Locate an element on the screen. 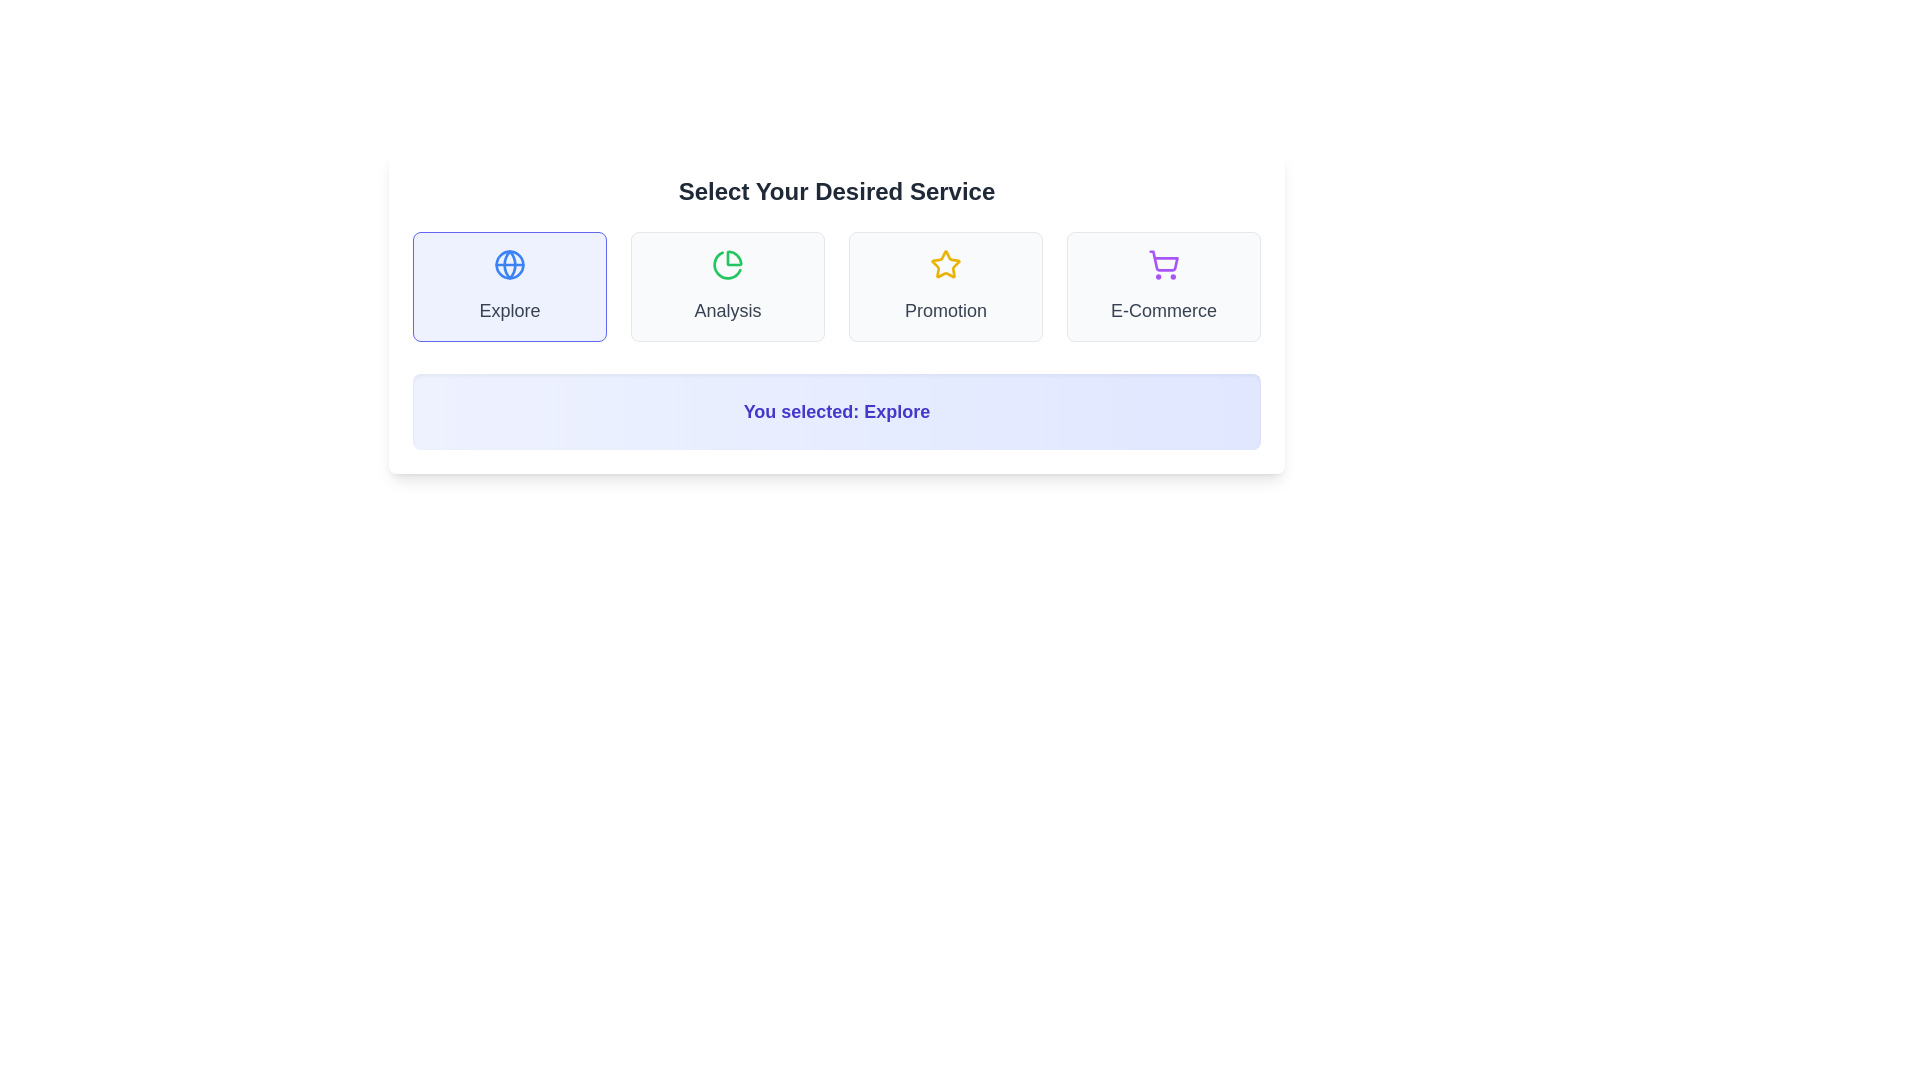 The height and width of the screenshot is (1080, 1920). the circular blue globe icon located in the leftmost choice box labeled 'Explore', positioned above the text 'Explore' is located at coordinates (509, 264).